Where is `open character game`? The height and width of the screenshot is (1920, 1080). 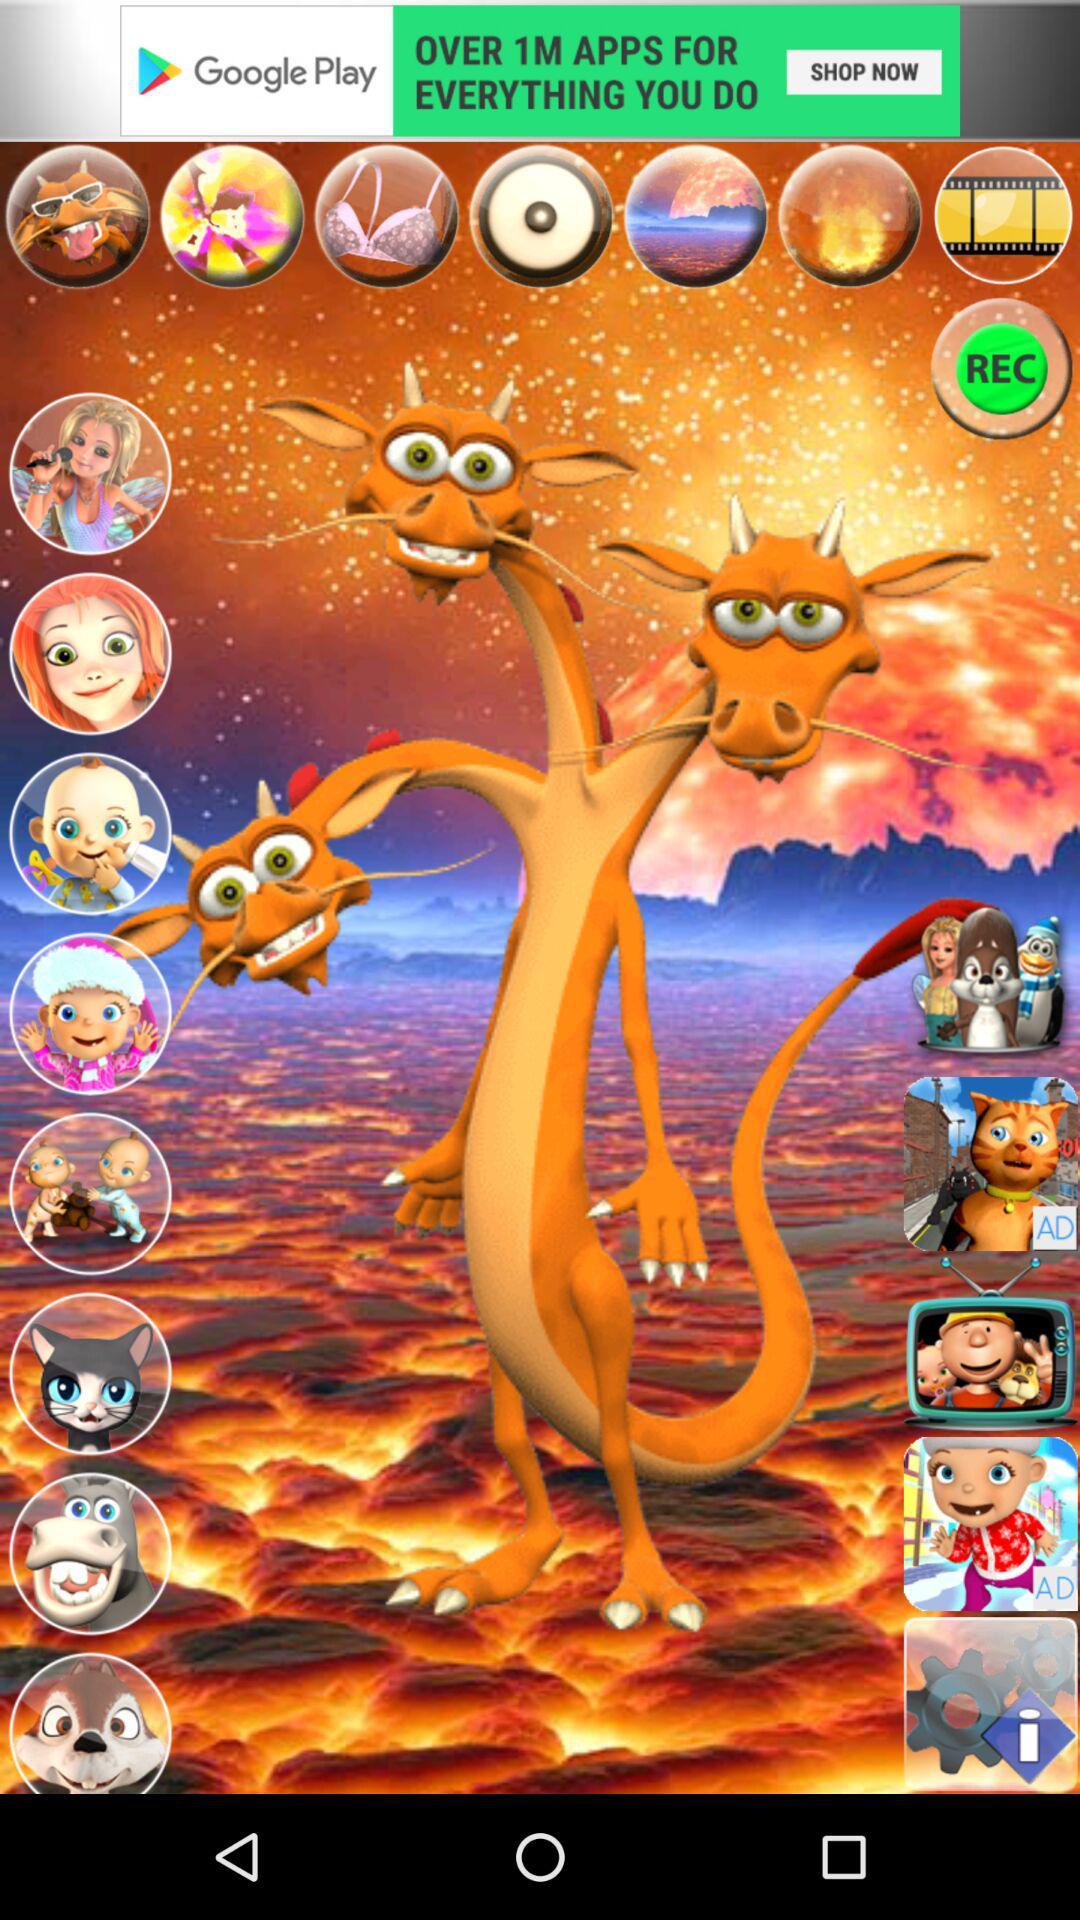
open character game is located at coordinates (88, 475).